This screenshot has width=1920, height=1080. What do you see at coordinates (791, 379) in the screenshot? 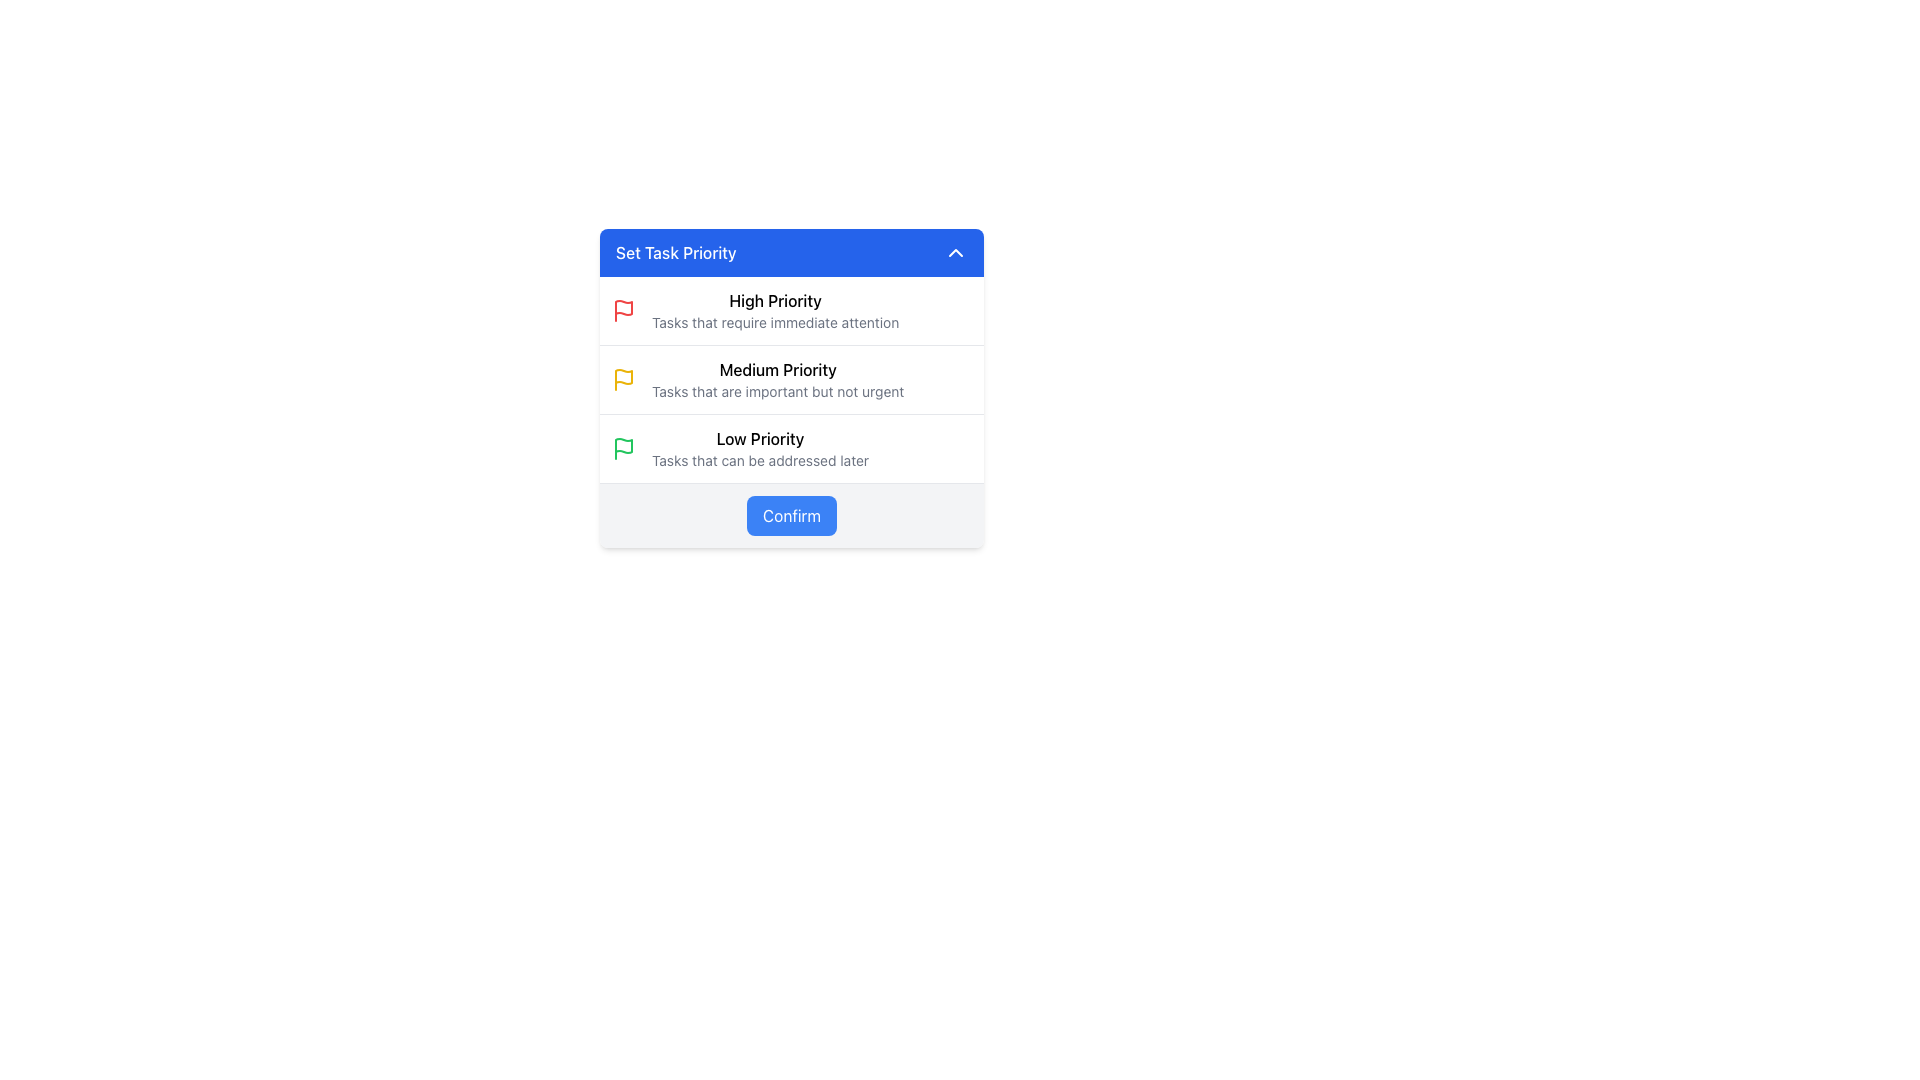
I see `the 'Medium Priority' selectable list item, which features a yellow flag icon and bold text indicating its priority level` at bounding box center [791, 379].